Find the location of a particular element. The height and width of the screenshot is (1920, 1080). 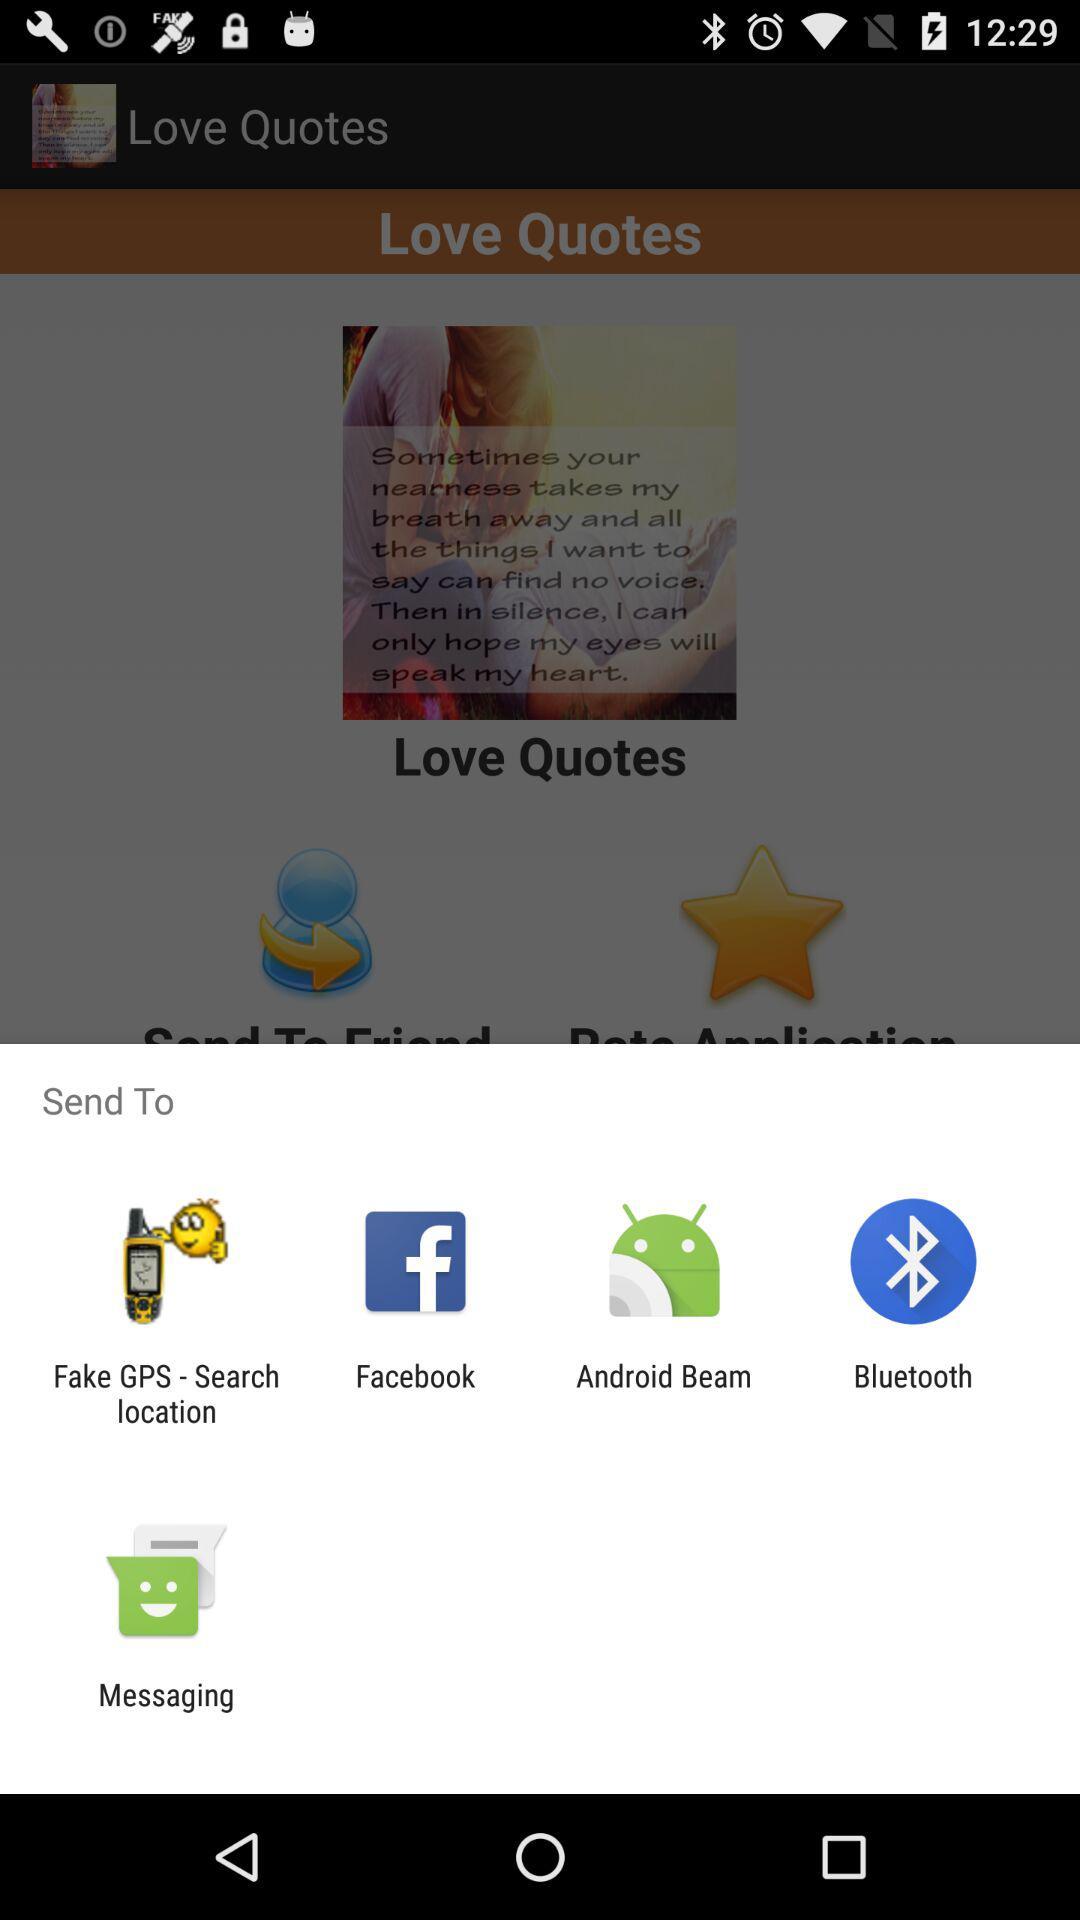

fake gps search icon is located at coordinates (165, 1392).